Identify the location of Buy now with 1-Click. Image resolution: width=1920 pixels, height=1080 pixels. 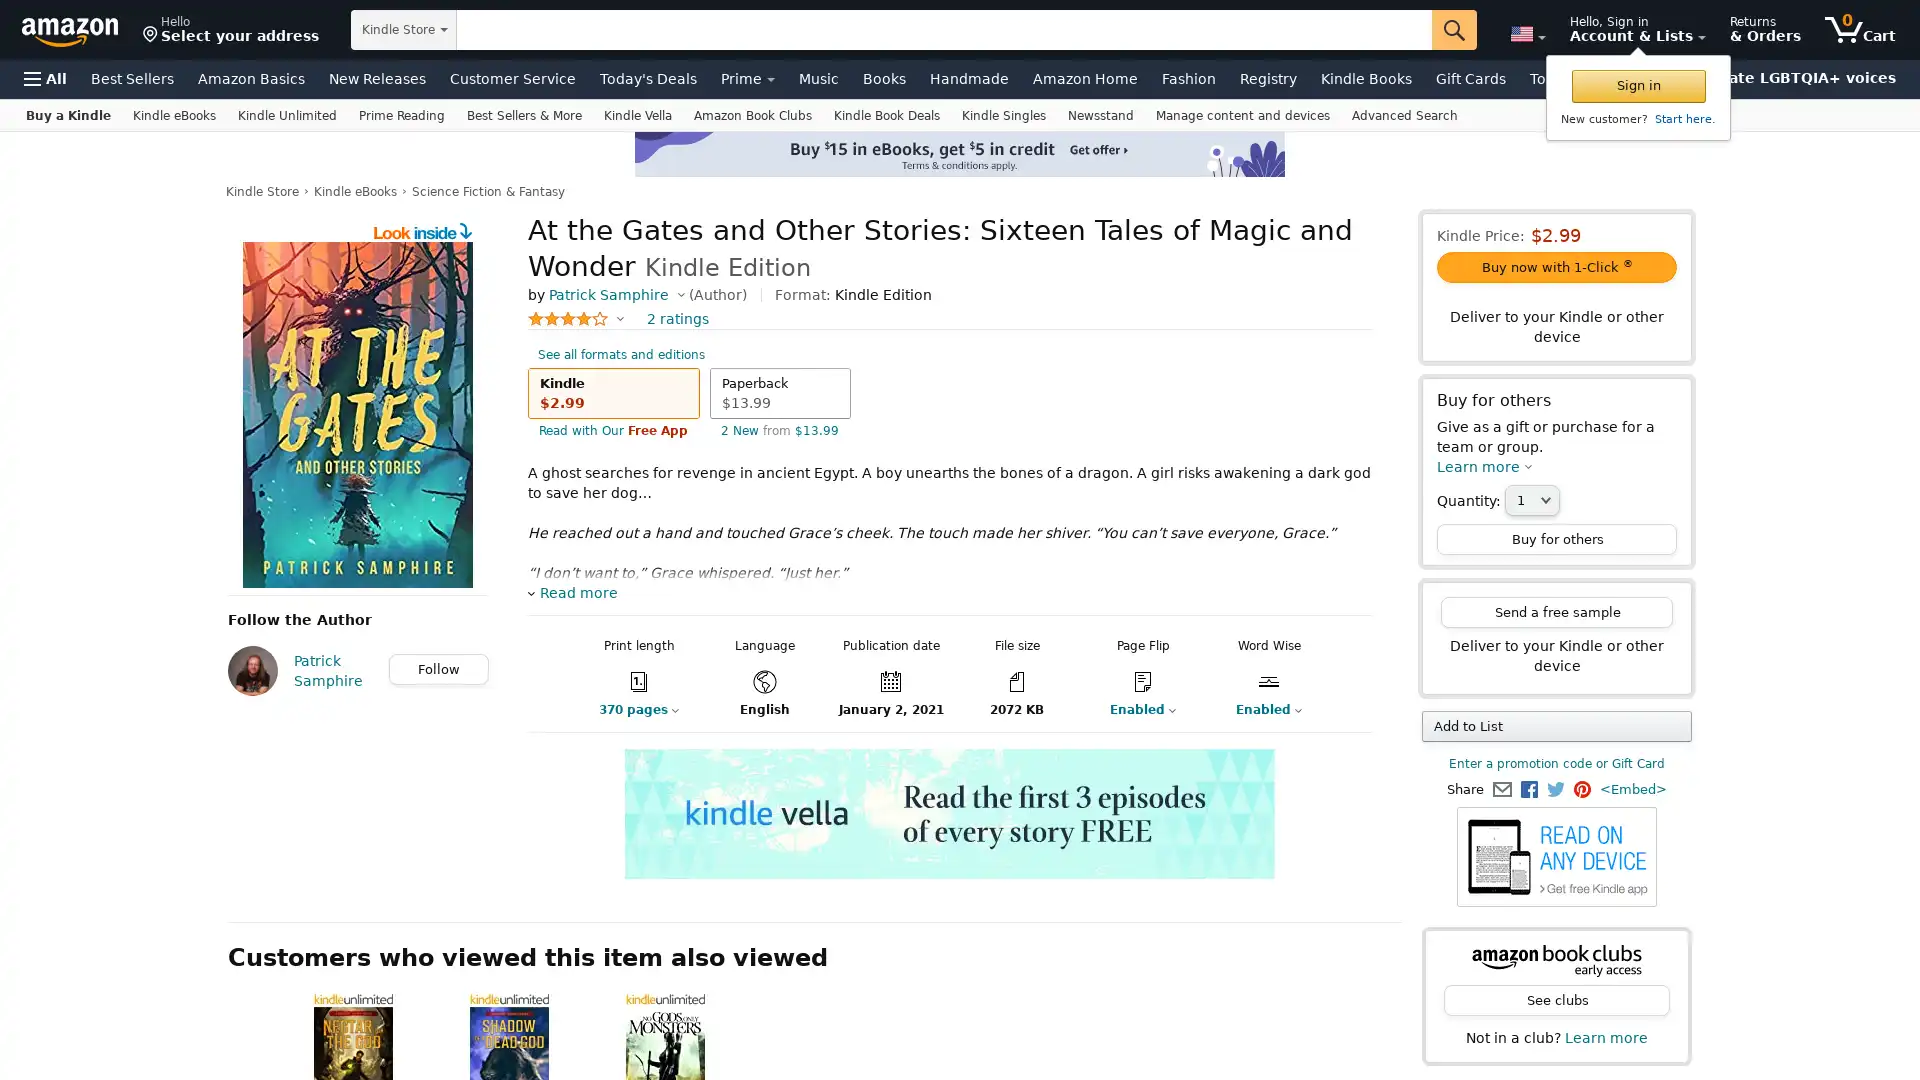
(1555, 266).